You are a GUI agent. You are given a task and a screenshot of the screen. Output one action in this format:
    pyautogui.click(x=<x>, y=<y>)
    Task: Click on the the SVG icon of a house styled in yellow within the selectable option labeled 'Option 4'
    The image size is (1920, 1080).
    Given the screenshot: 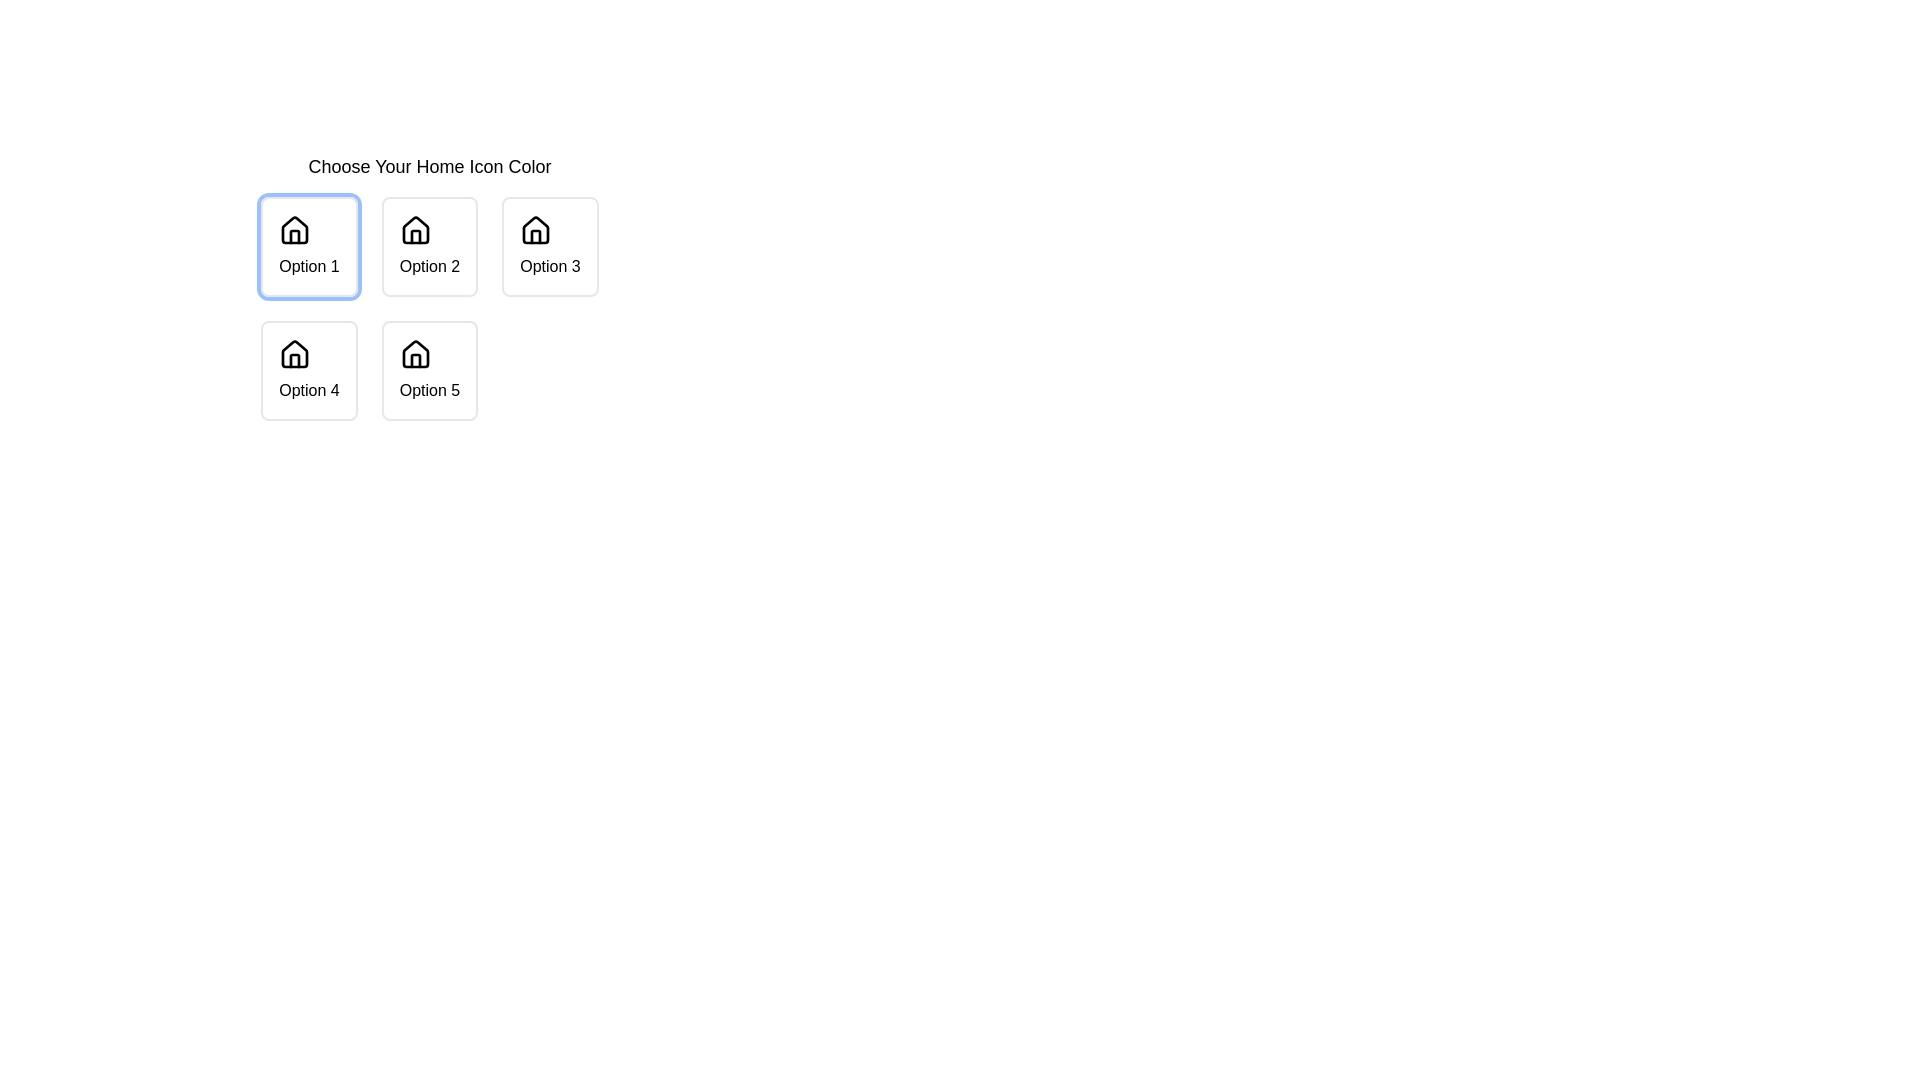 What is the action you would take?
    pyautogui.click(x=294, y=353)
    